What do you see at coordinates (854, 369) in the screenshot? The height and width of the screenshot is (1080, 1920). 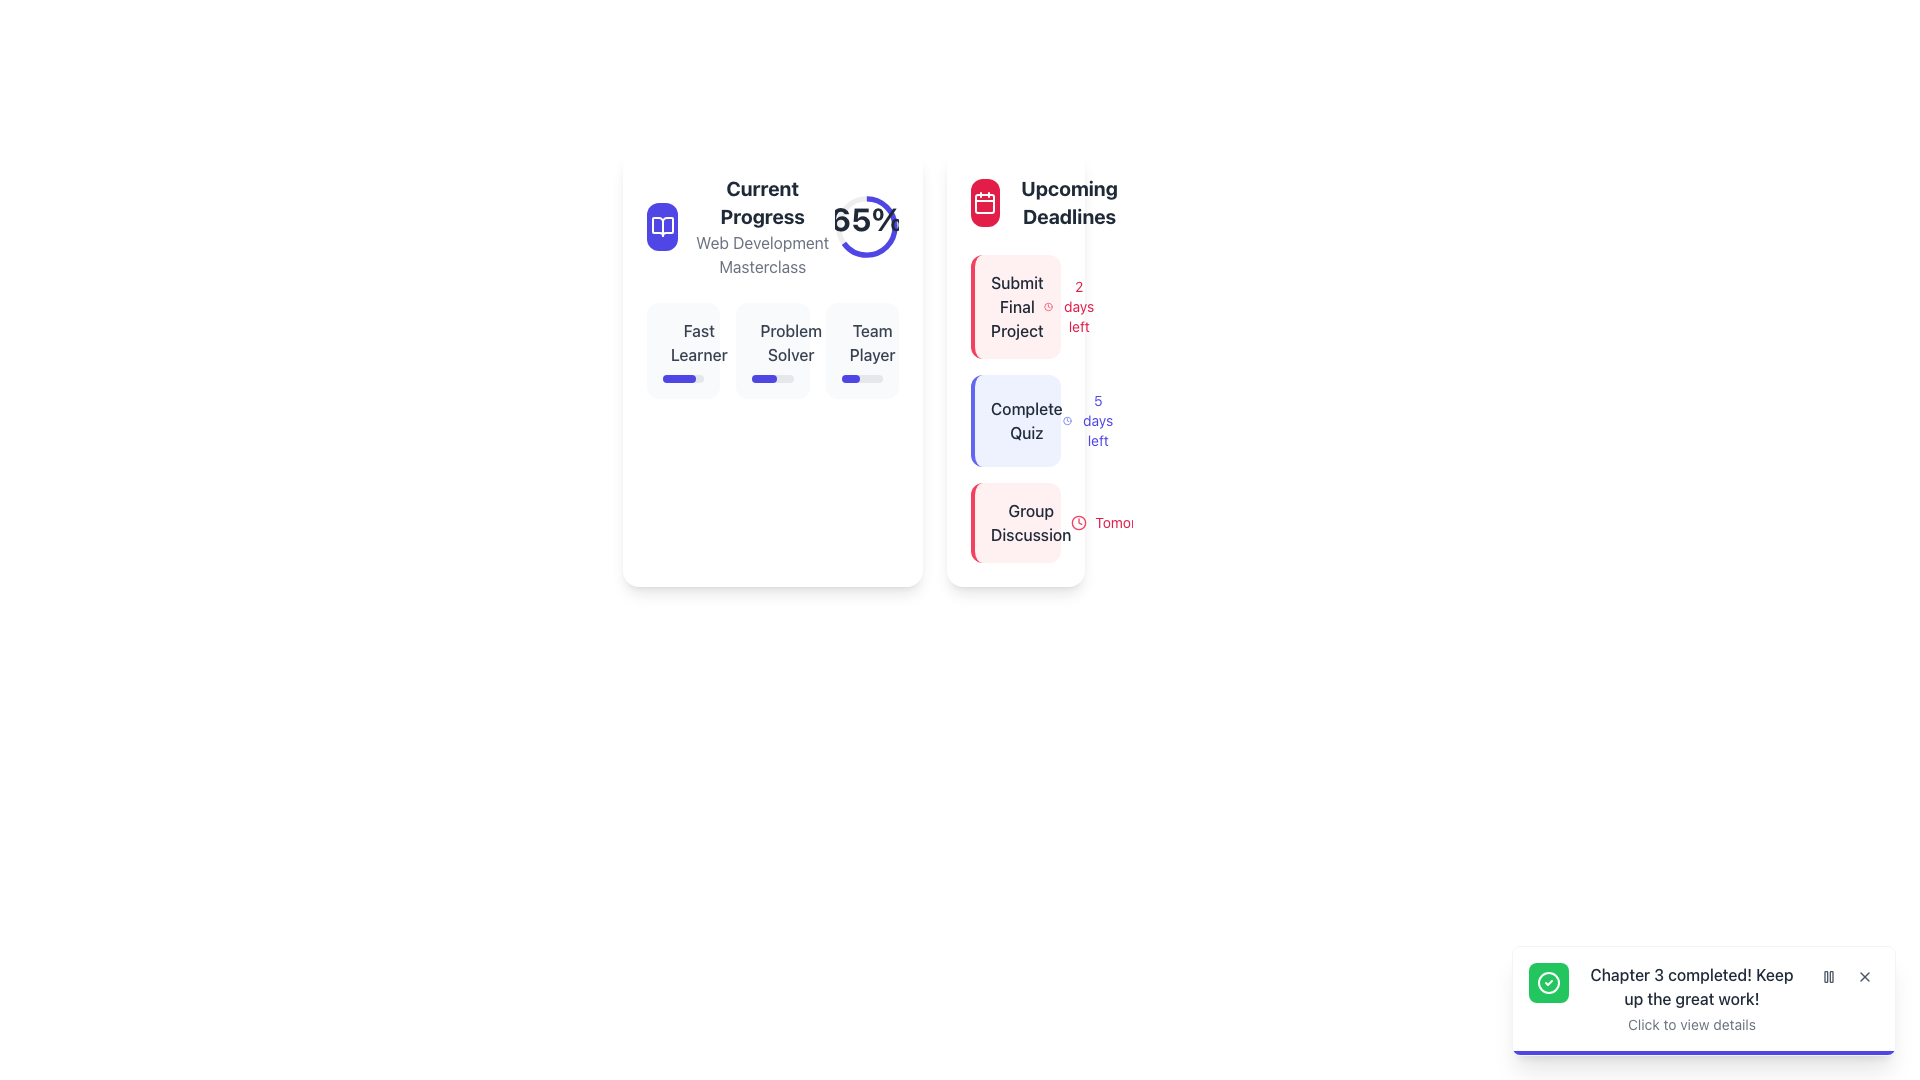 I see `the individual deadlines within the dashboard summary card` at bounding box center [854, 369].